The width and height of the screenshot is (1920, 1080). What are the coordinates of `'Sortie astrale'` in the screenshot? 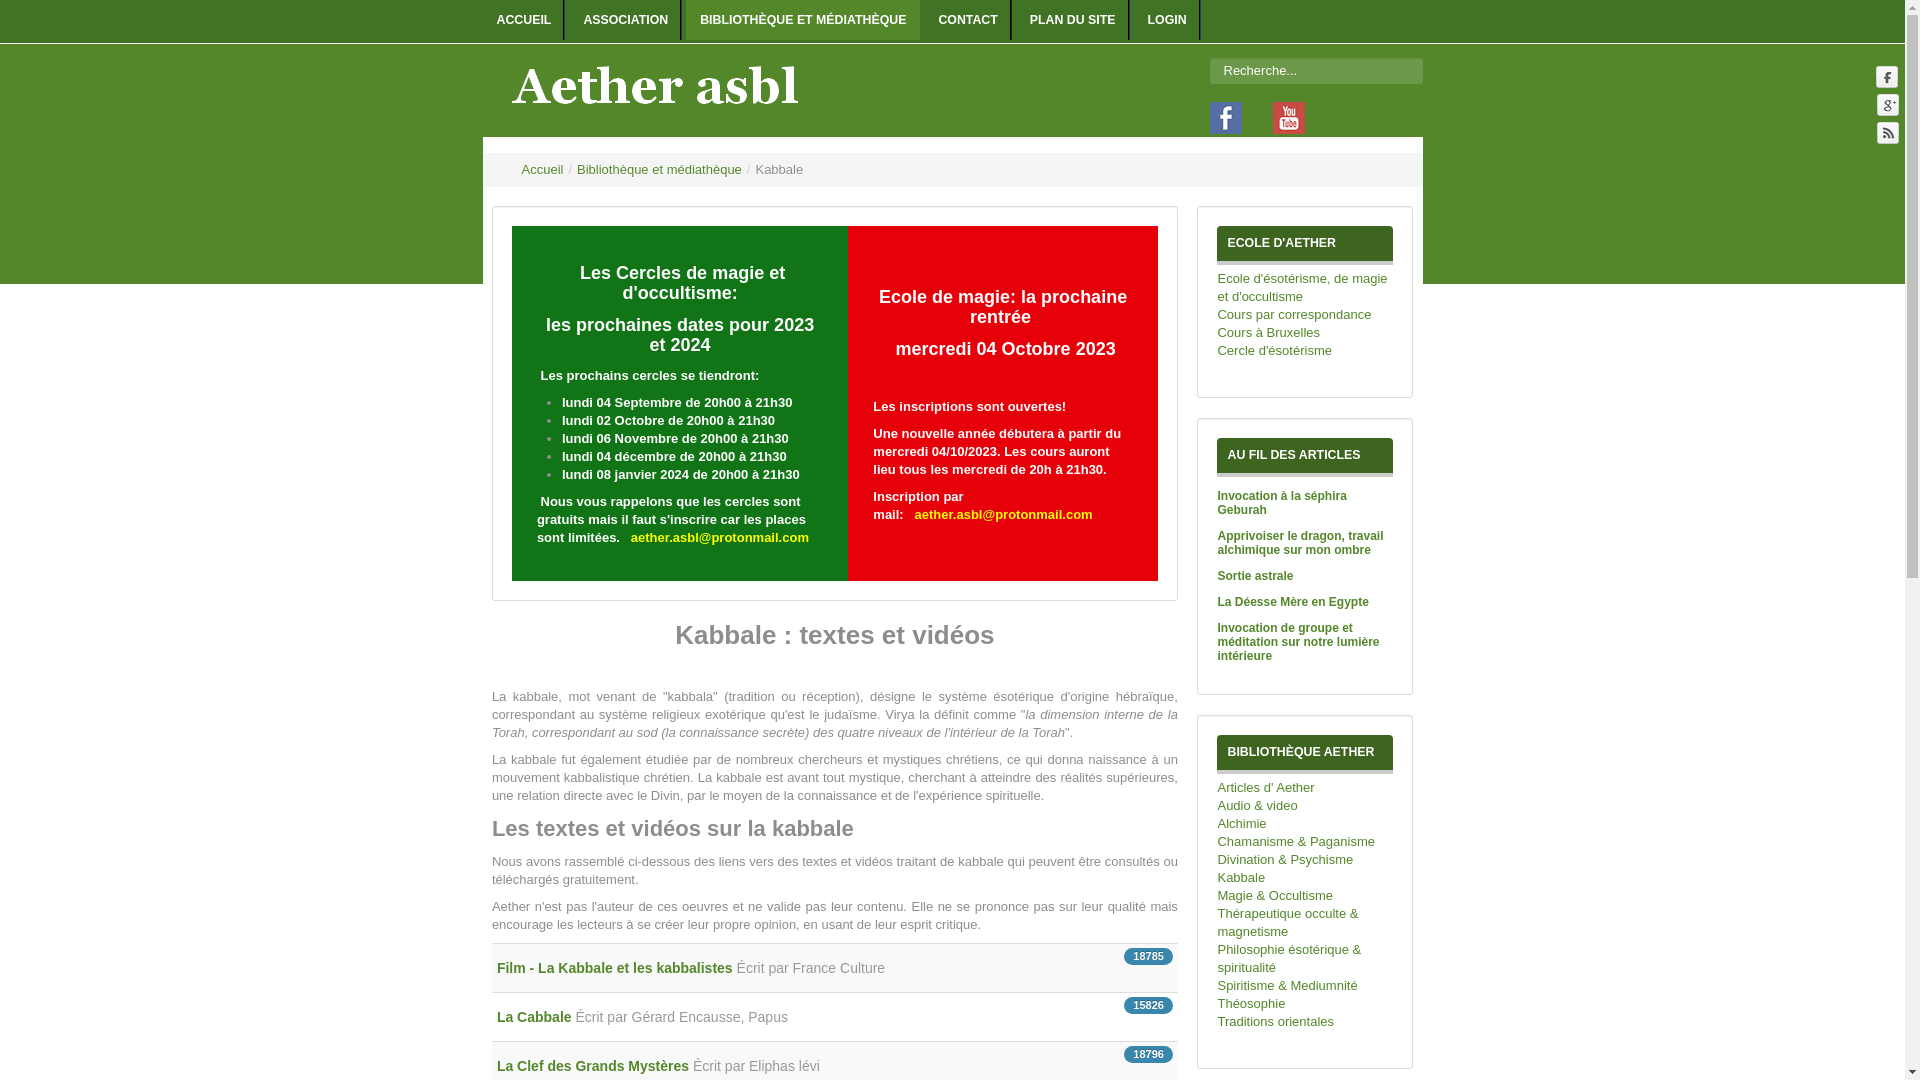 It's located at (1253, 575).